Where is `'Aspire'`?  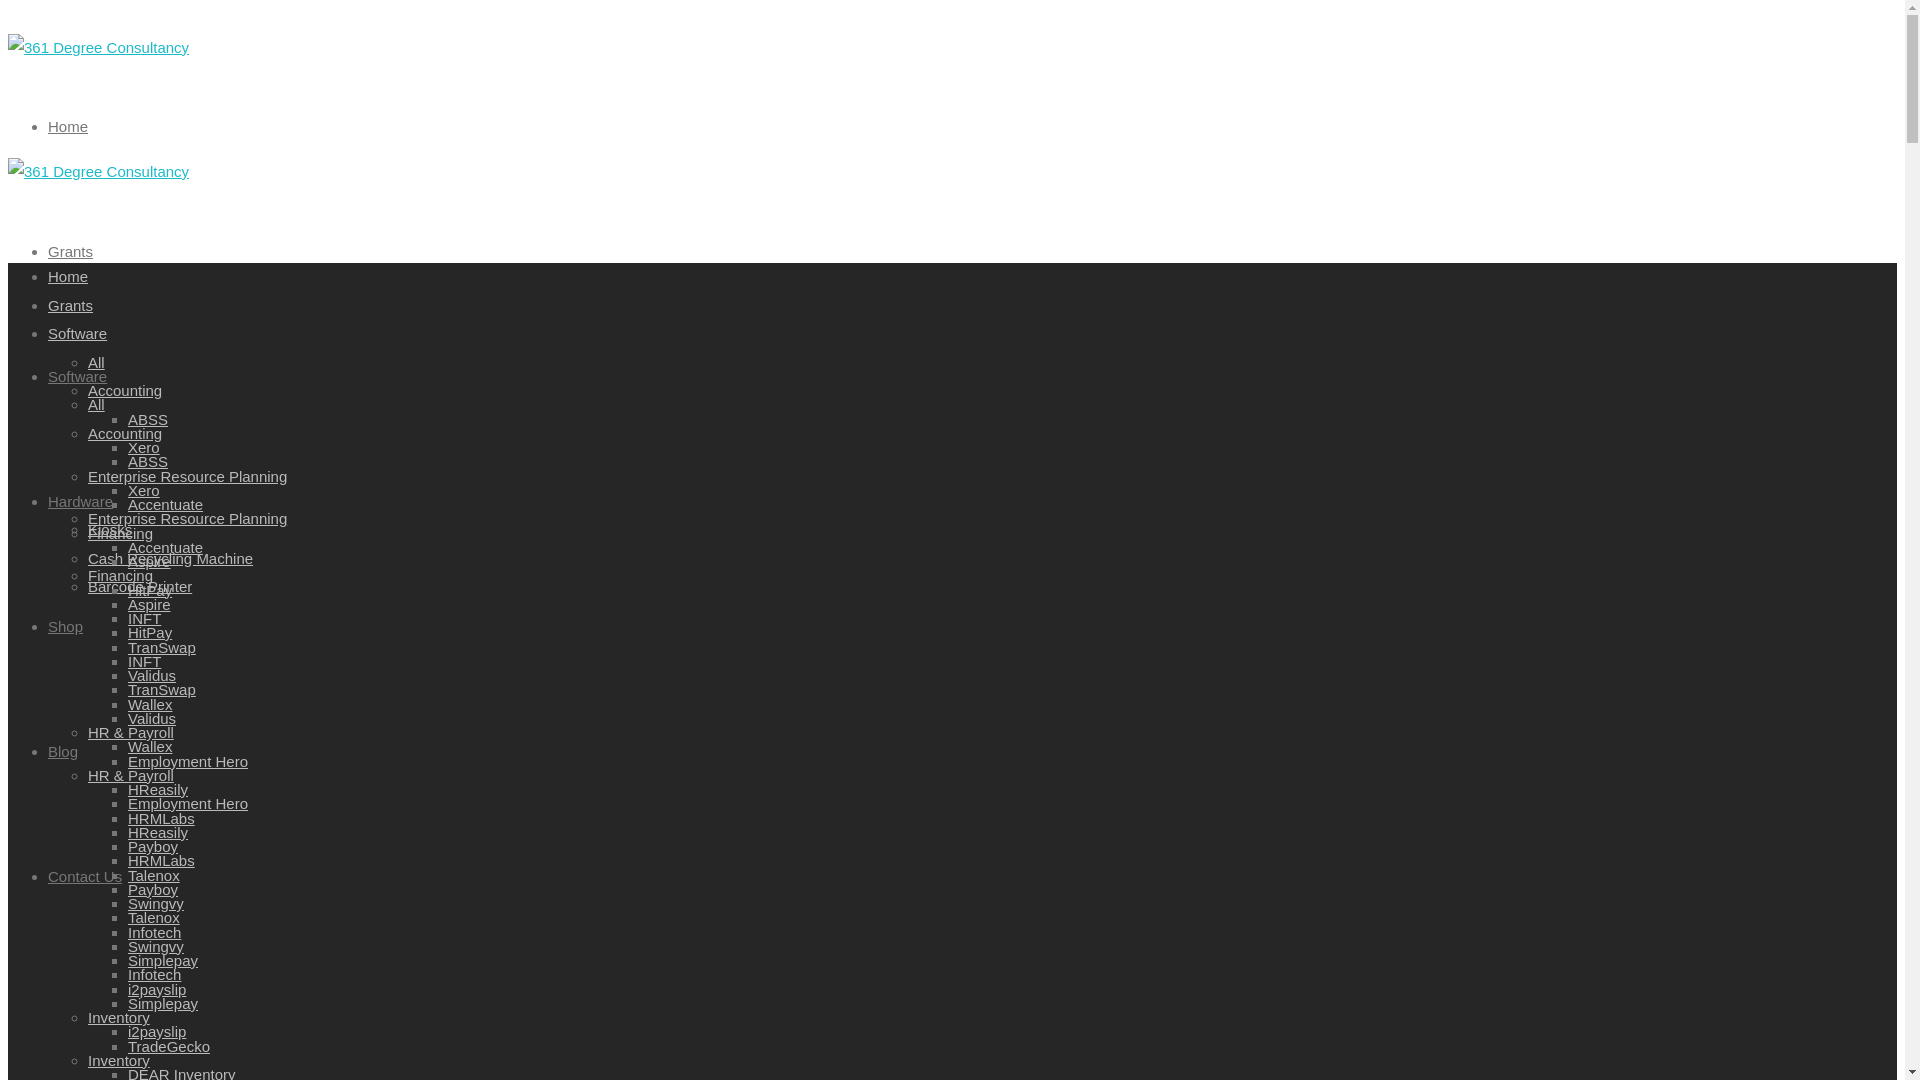
'Aspire' is located at coordinates (148, 561).